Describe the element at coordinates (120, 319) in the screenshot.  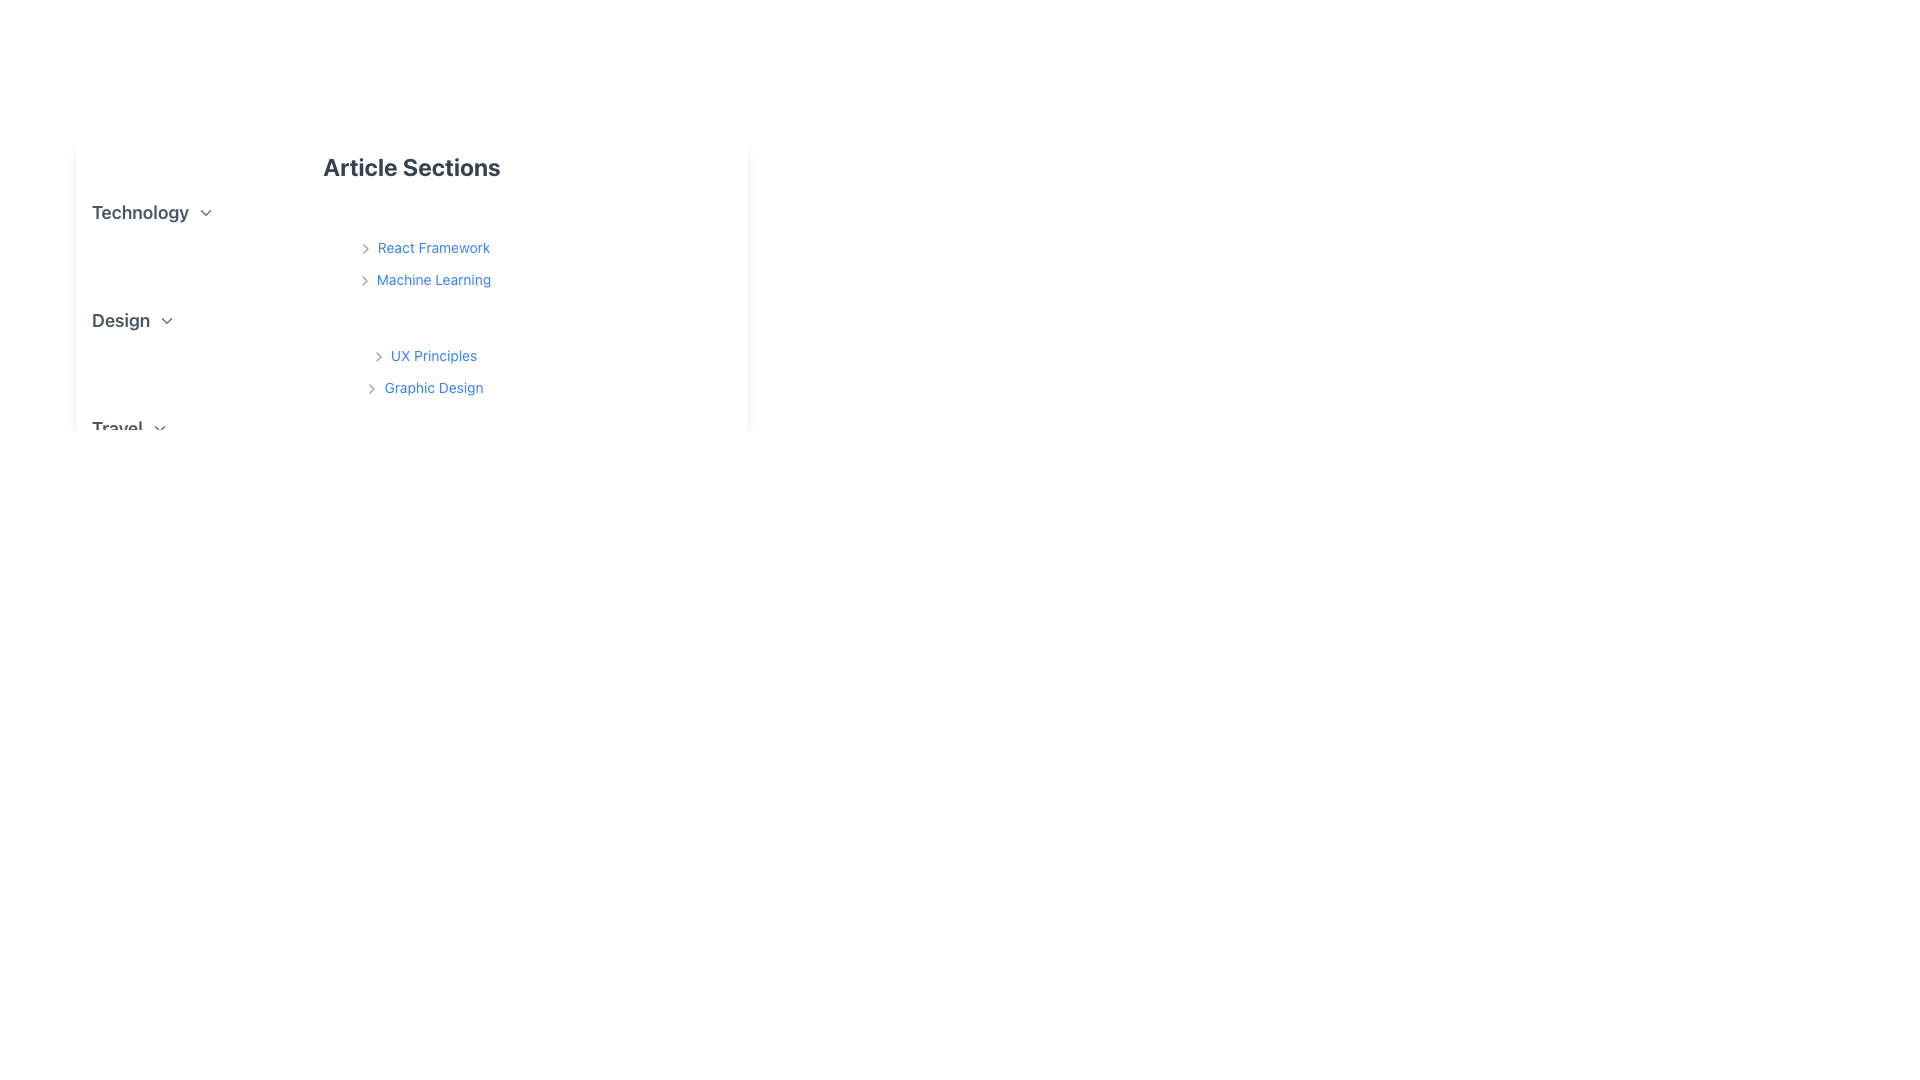
I see `the text label displaying 'Design' in bold gray font, located in the sidebar under the 'Technology' section` at that location.